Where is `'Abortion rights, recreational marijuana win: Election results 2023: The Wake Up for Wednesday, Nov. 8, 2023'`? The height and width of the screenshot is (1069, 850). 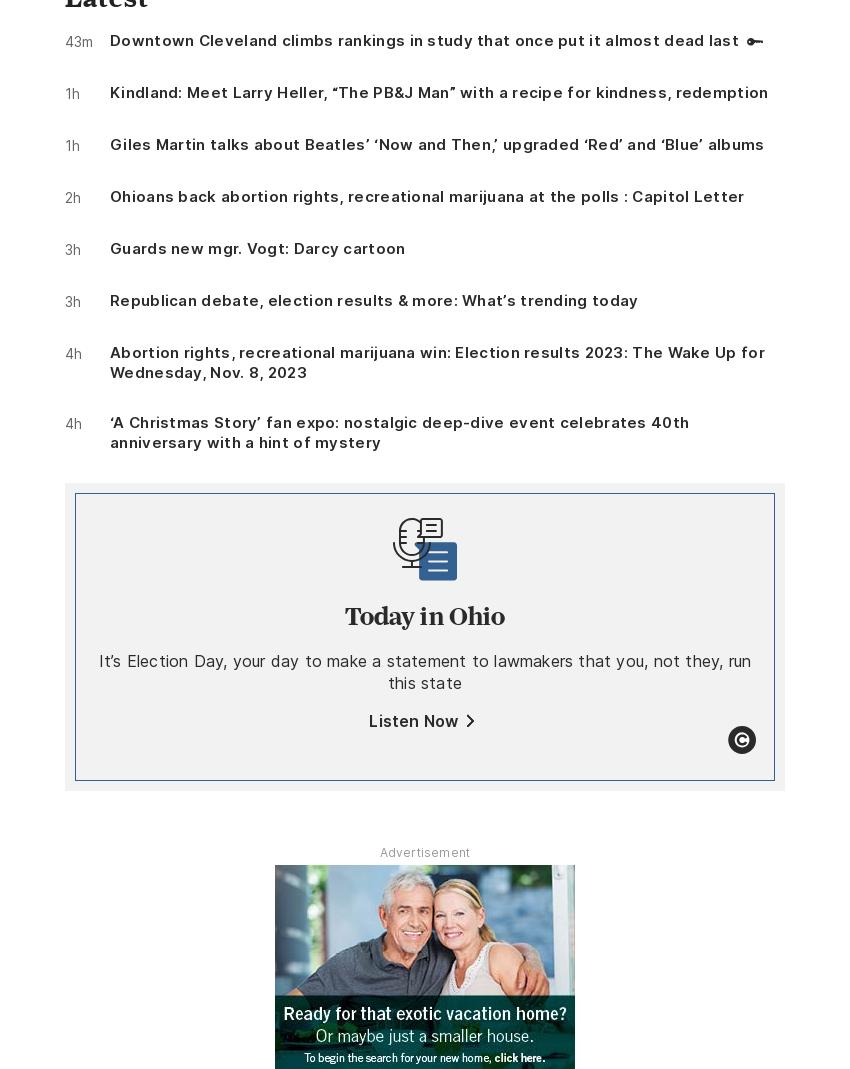 'Abortion rights, recreational marijuana win: Election results 2023: The Wake Up for Wednesday, Nov. 8, 2023' is located at coordinates (435, 361).